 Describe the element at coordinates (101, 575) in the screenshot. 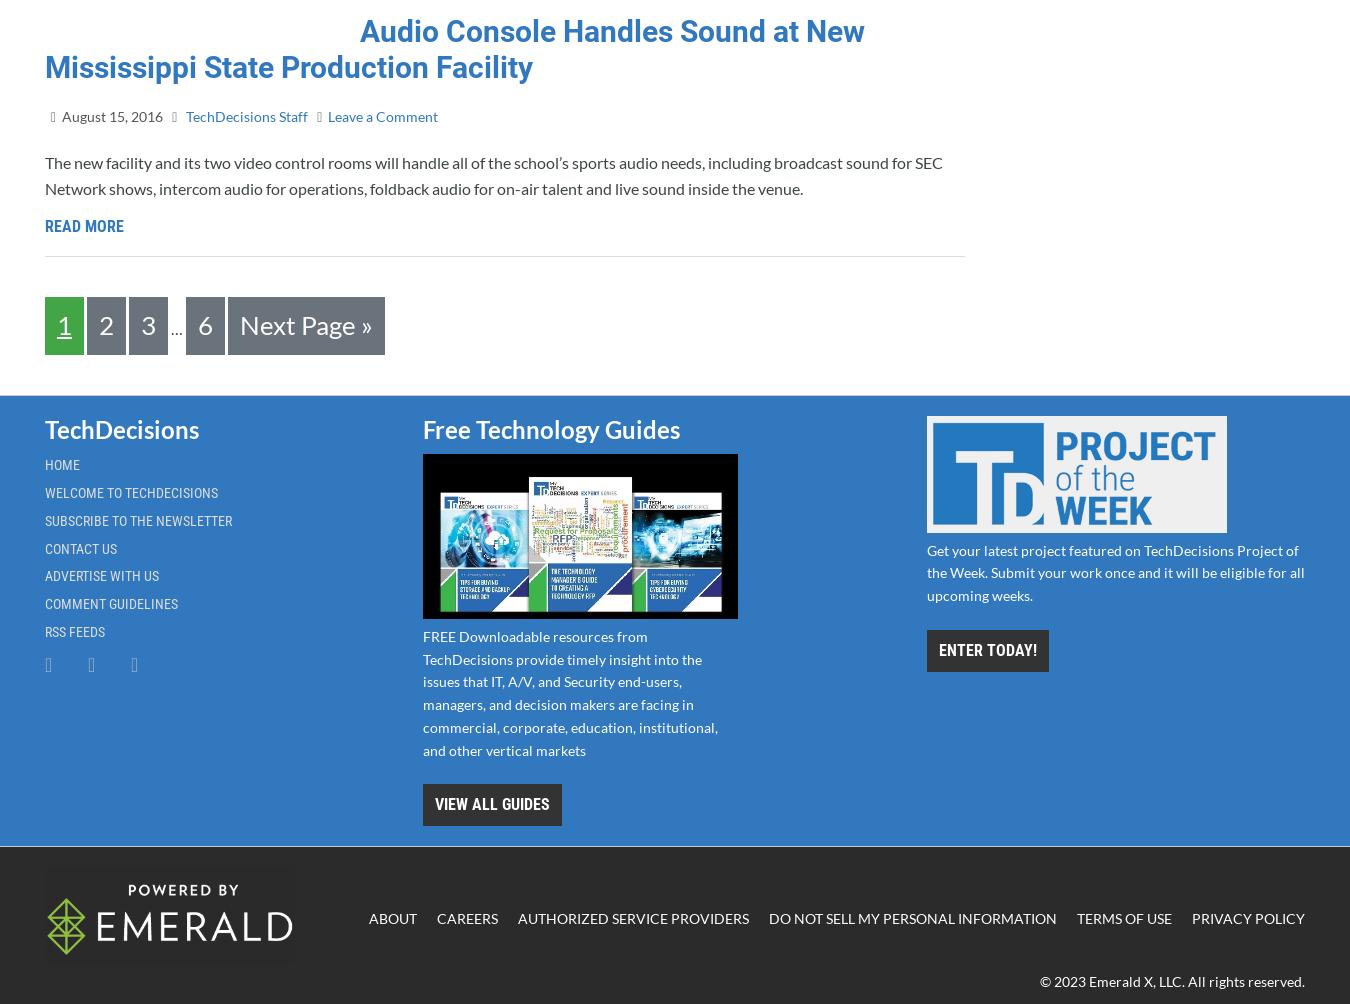

I see `'Advertise with Us'` at that location.